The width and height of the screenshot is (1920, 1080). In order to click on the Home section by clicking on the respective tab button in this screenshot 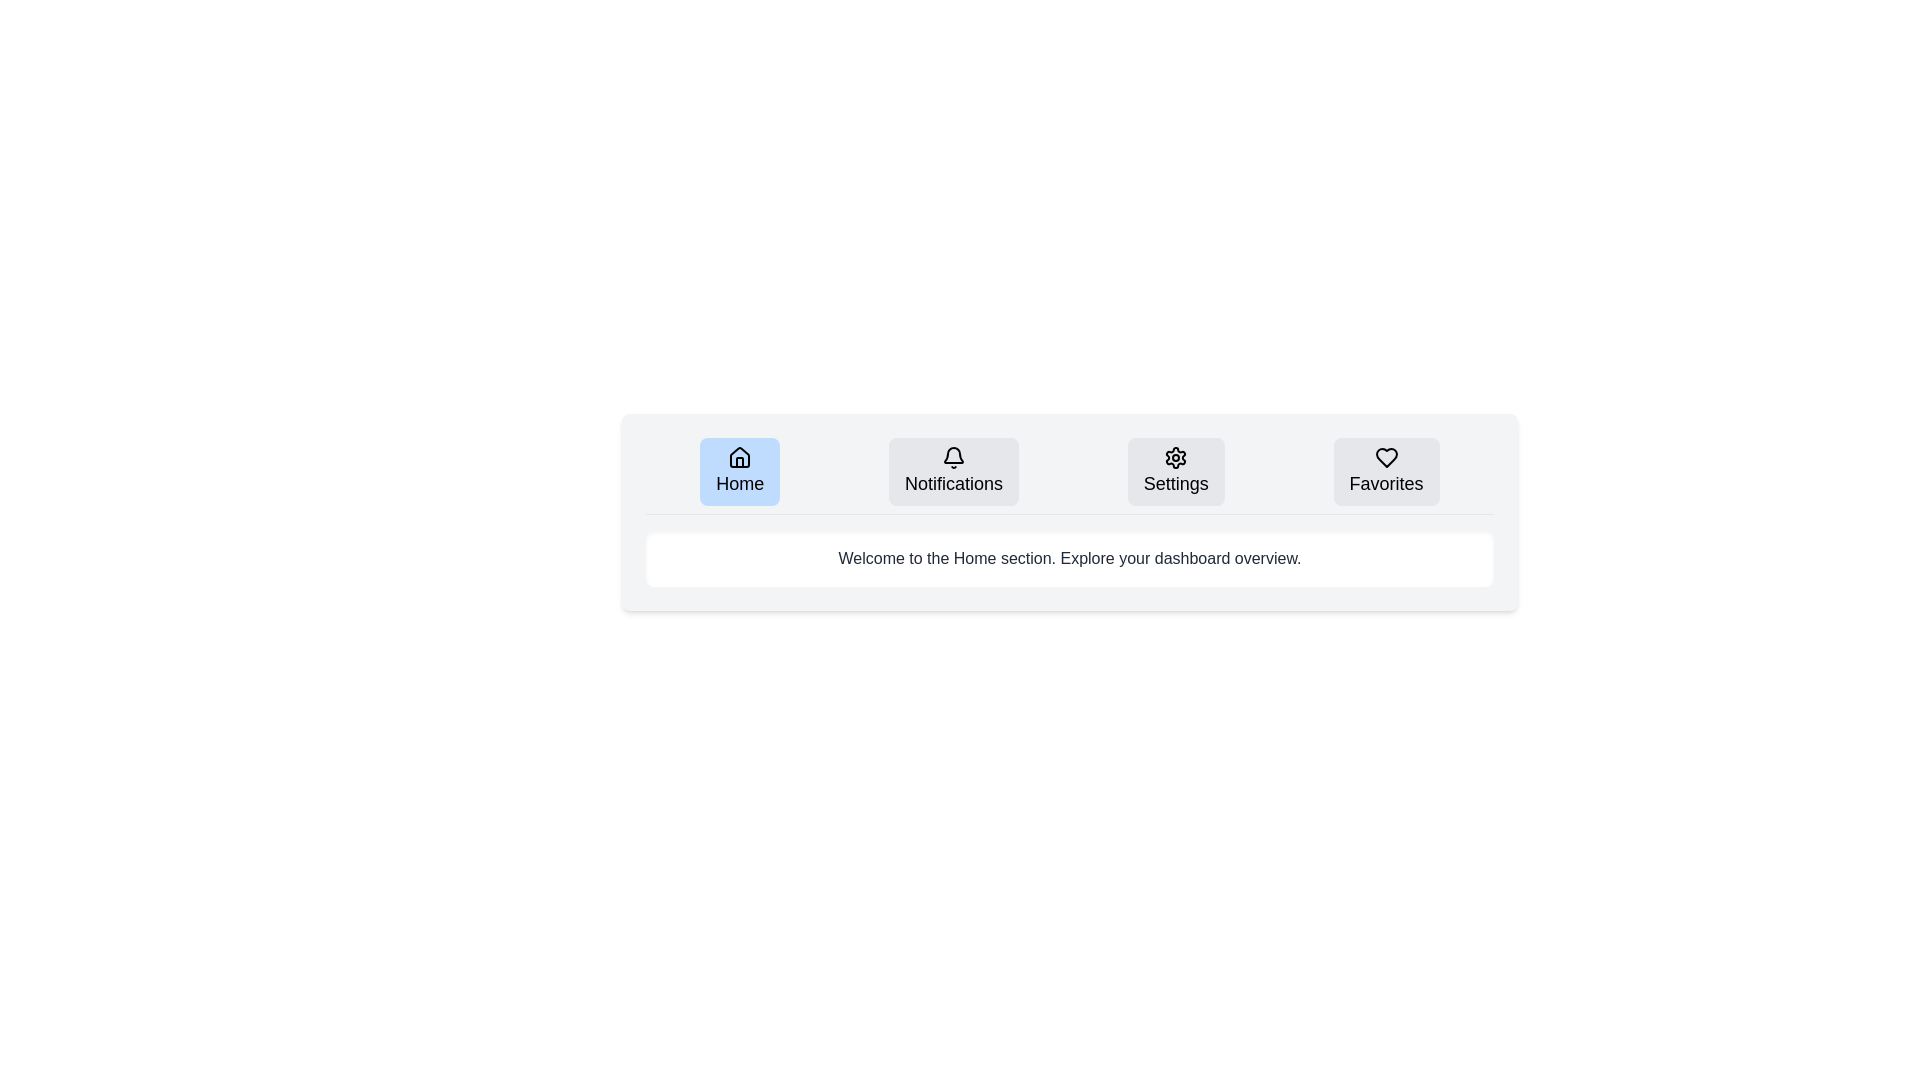, I will do `click(739, 471)`.